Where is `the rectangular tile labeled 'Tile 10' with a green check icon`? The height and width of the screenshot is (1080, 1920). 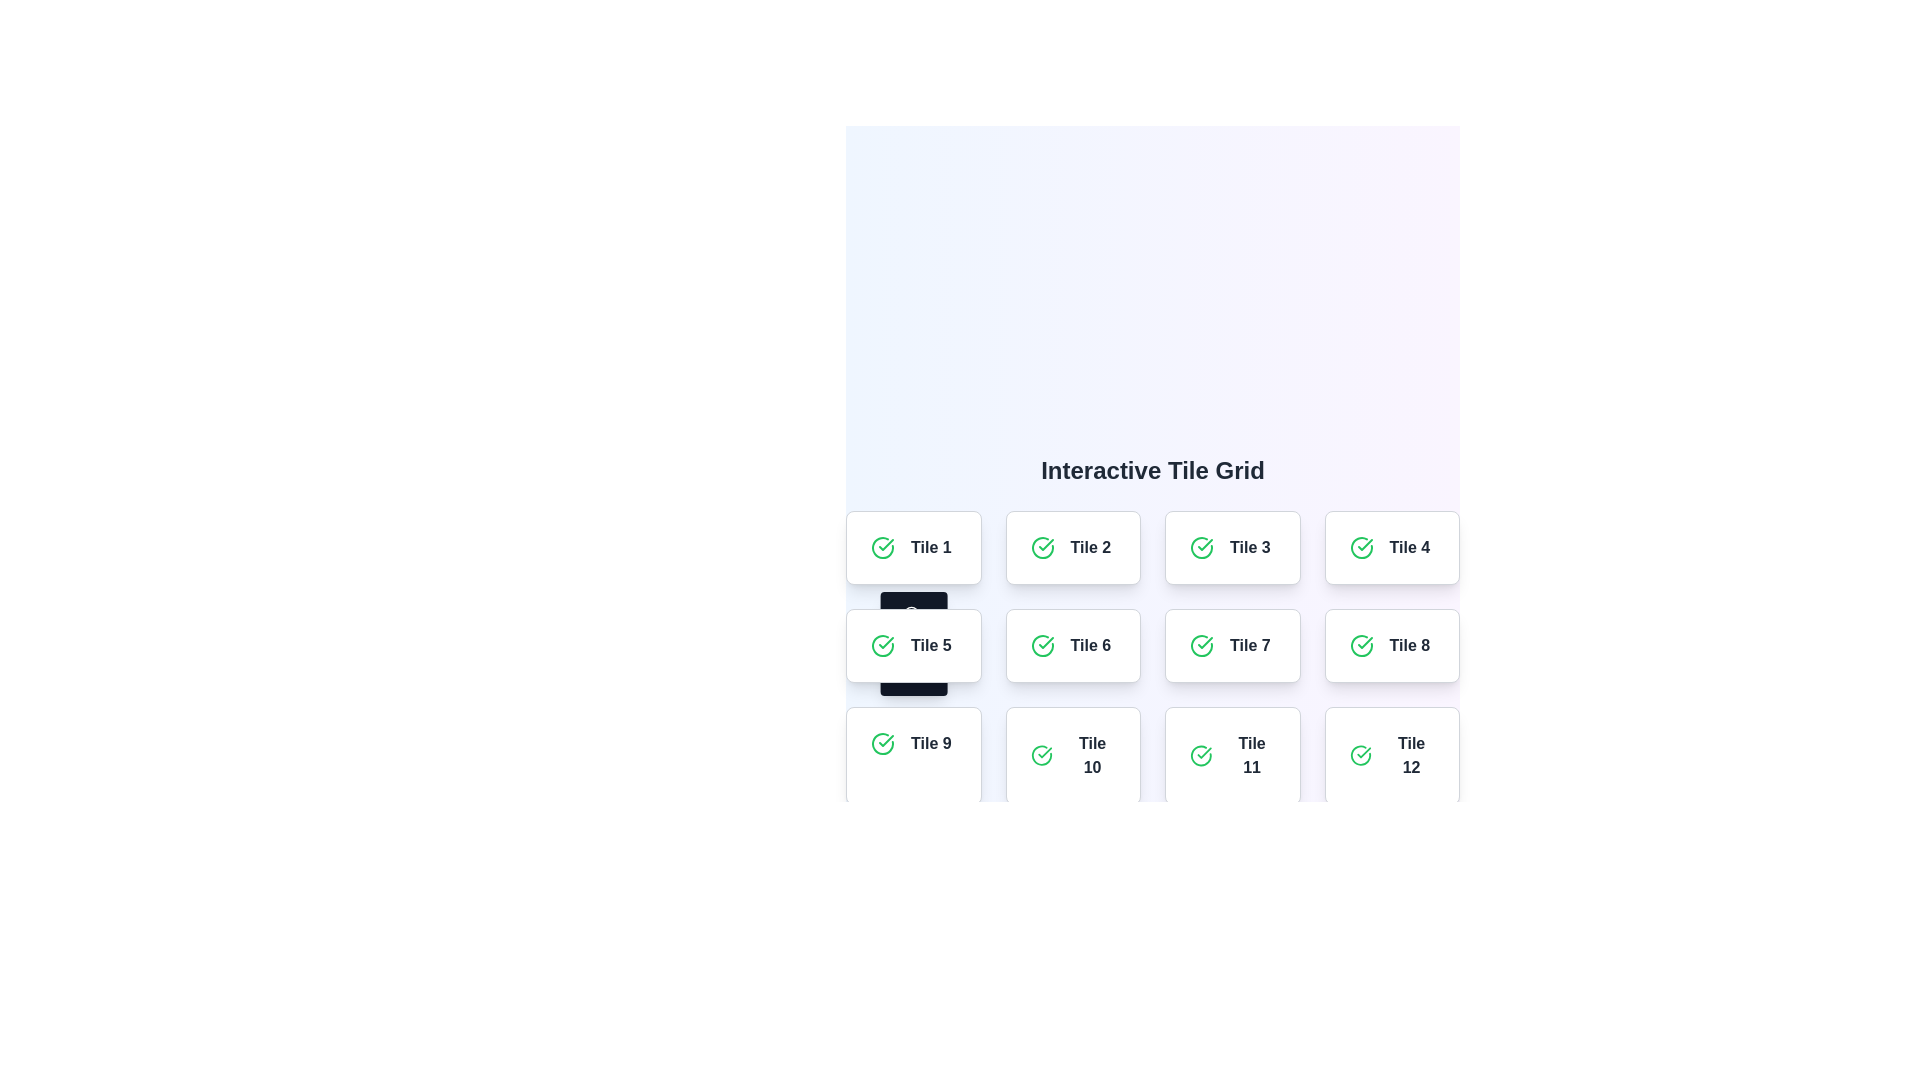 the rectangular tile labeled 'Tile 10' with a green check icon is located at coordinates (1072, 756).